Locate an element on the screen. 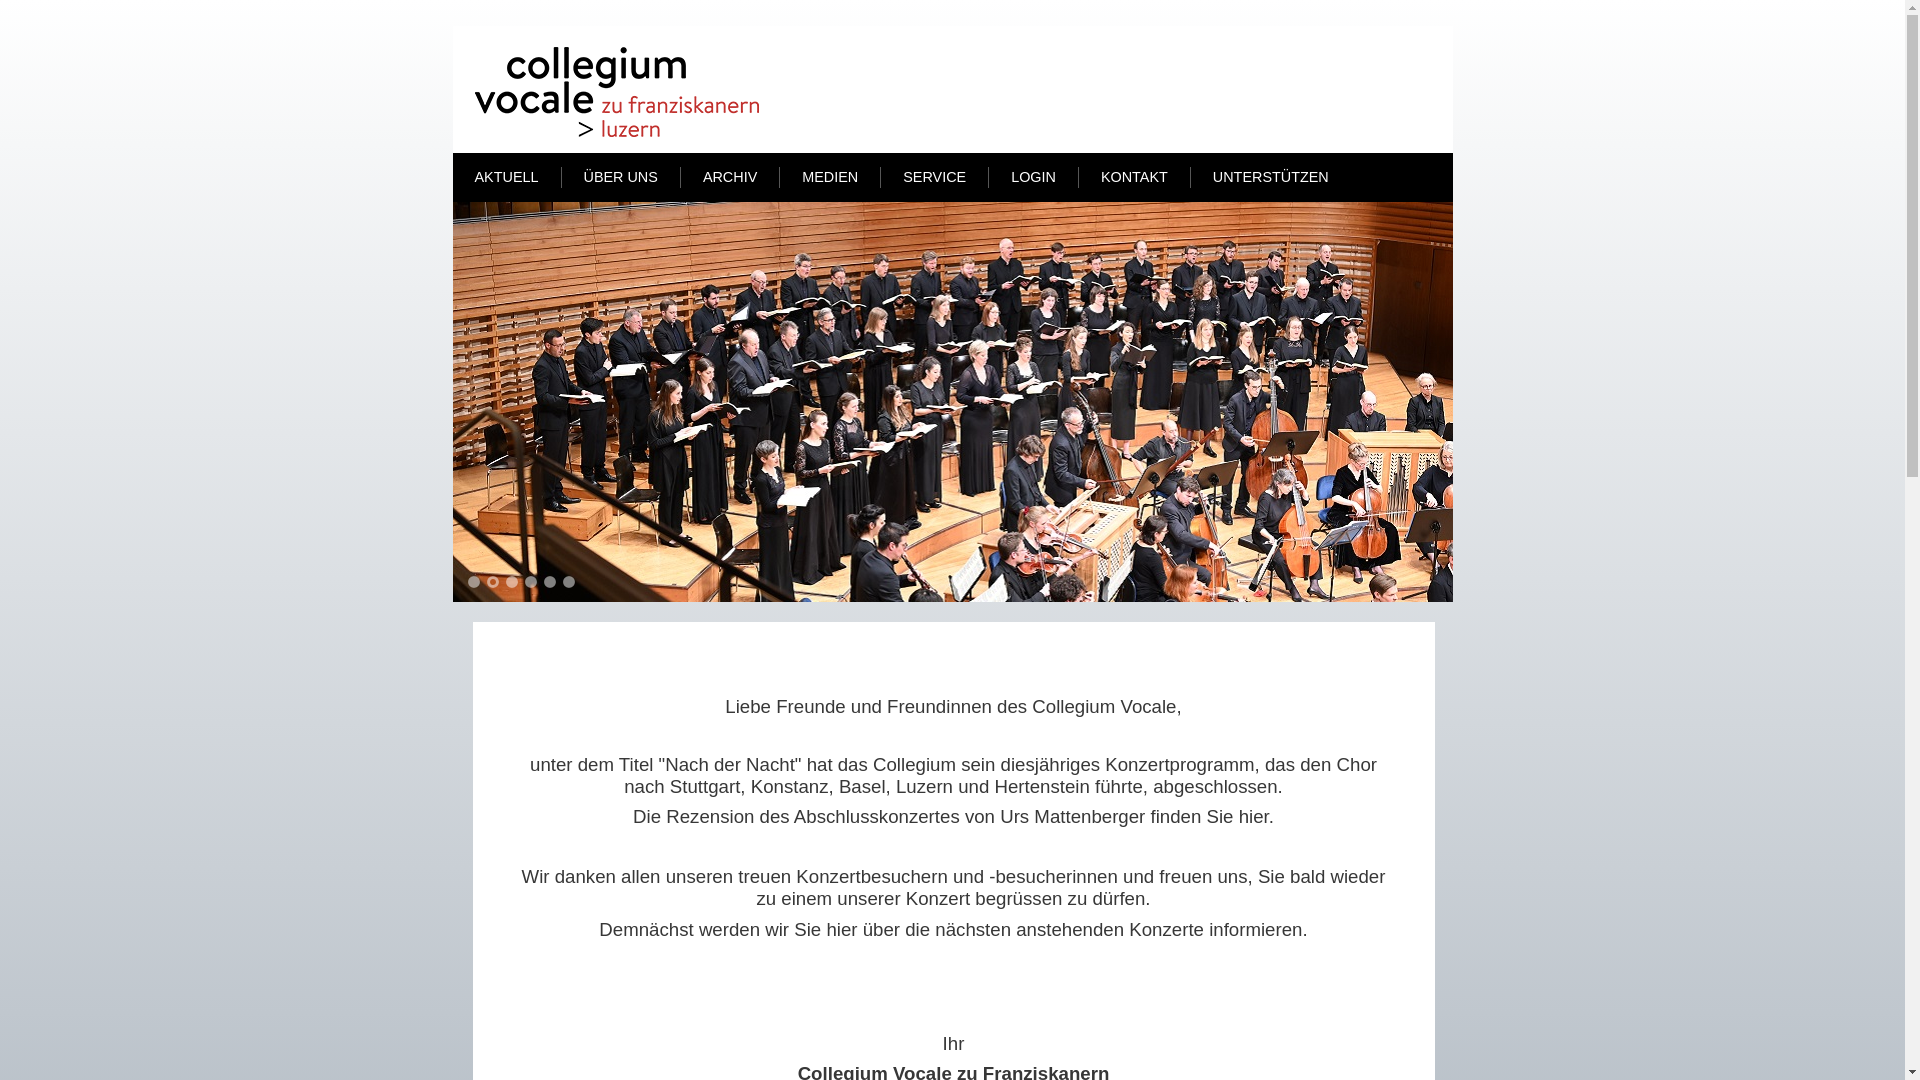 This screenshot has height=1080, width=1920. 'ARCHIV' is located at coordinates (689, 176).